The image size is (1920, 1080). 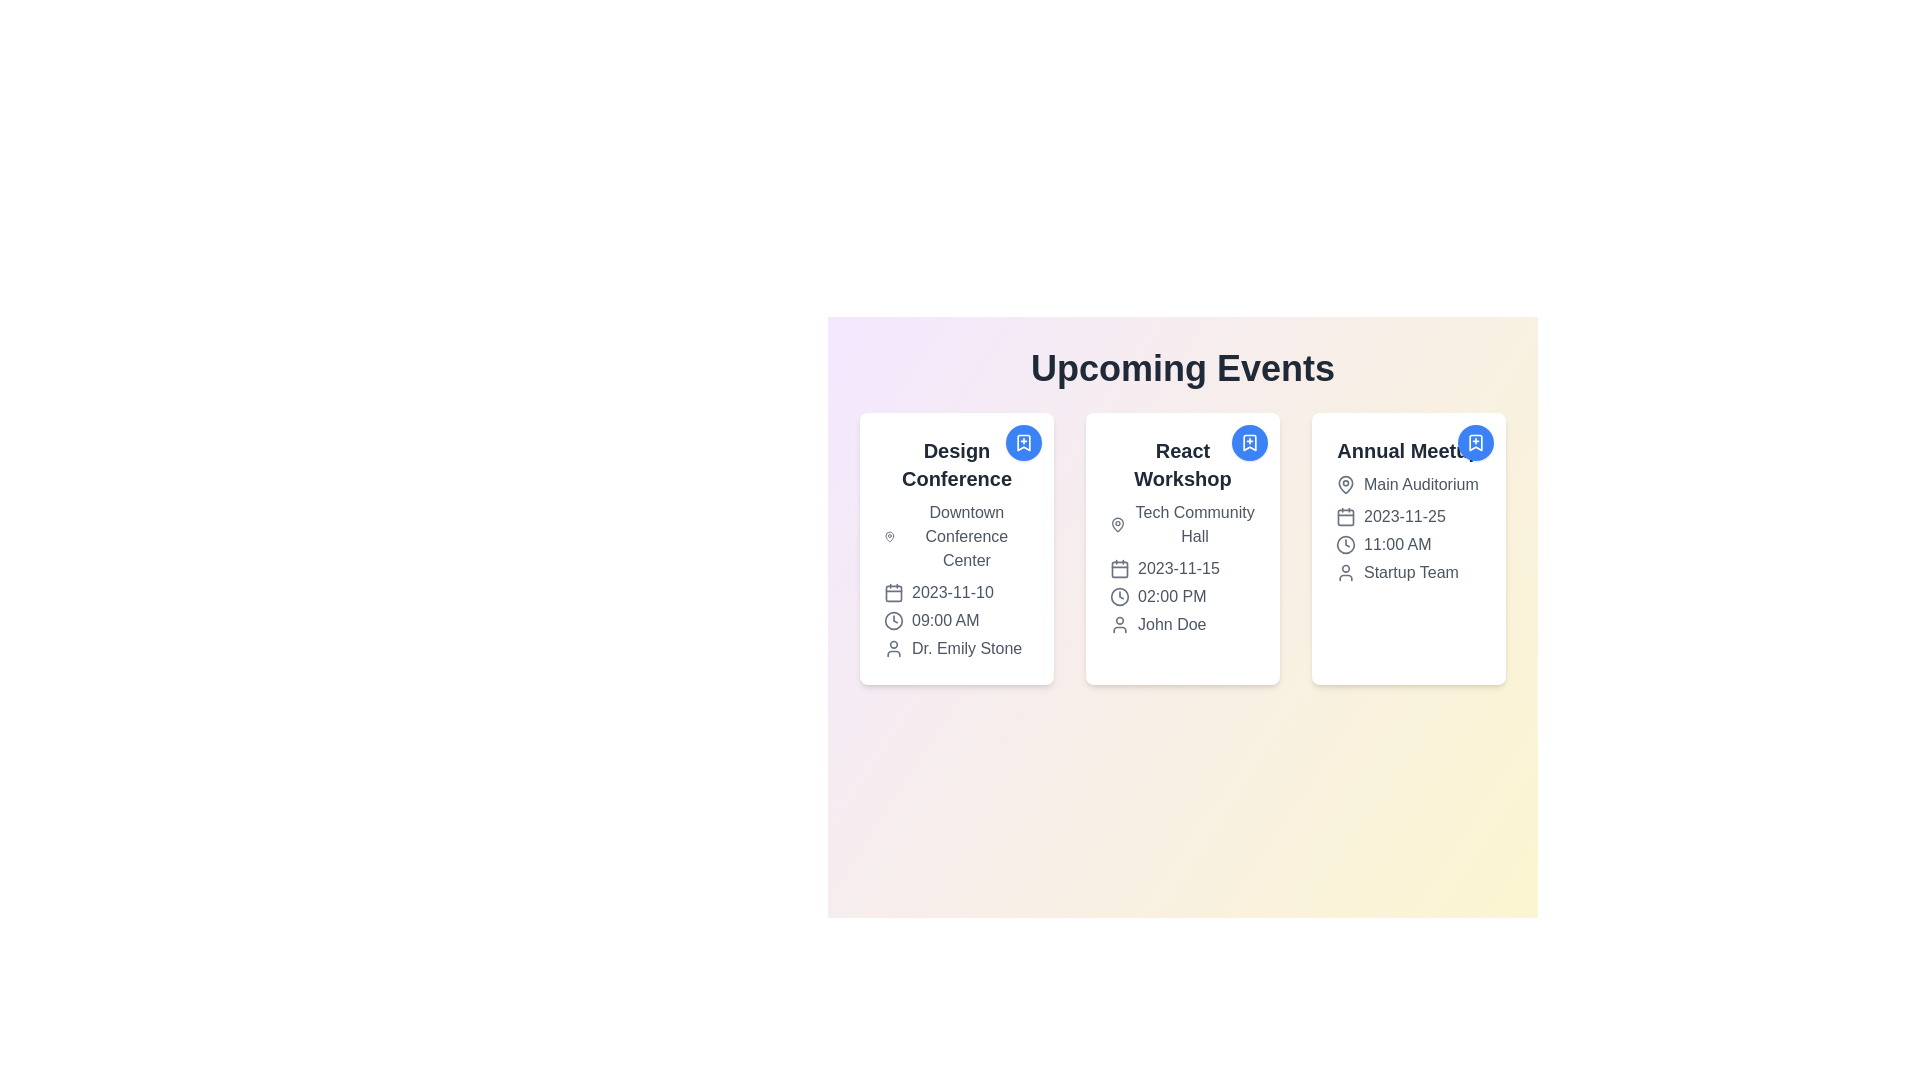 What do you see at coordinates (1182, 535) in the screenshot?
I see `the event overview card located centrally in the interface, which provides details about the event including title, venue, date, time, and organizer` at bounding box center [1182, 535].